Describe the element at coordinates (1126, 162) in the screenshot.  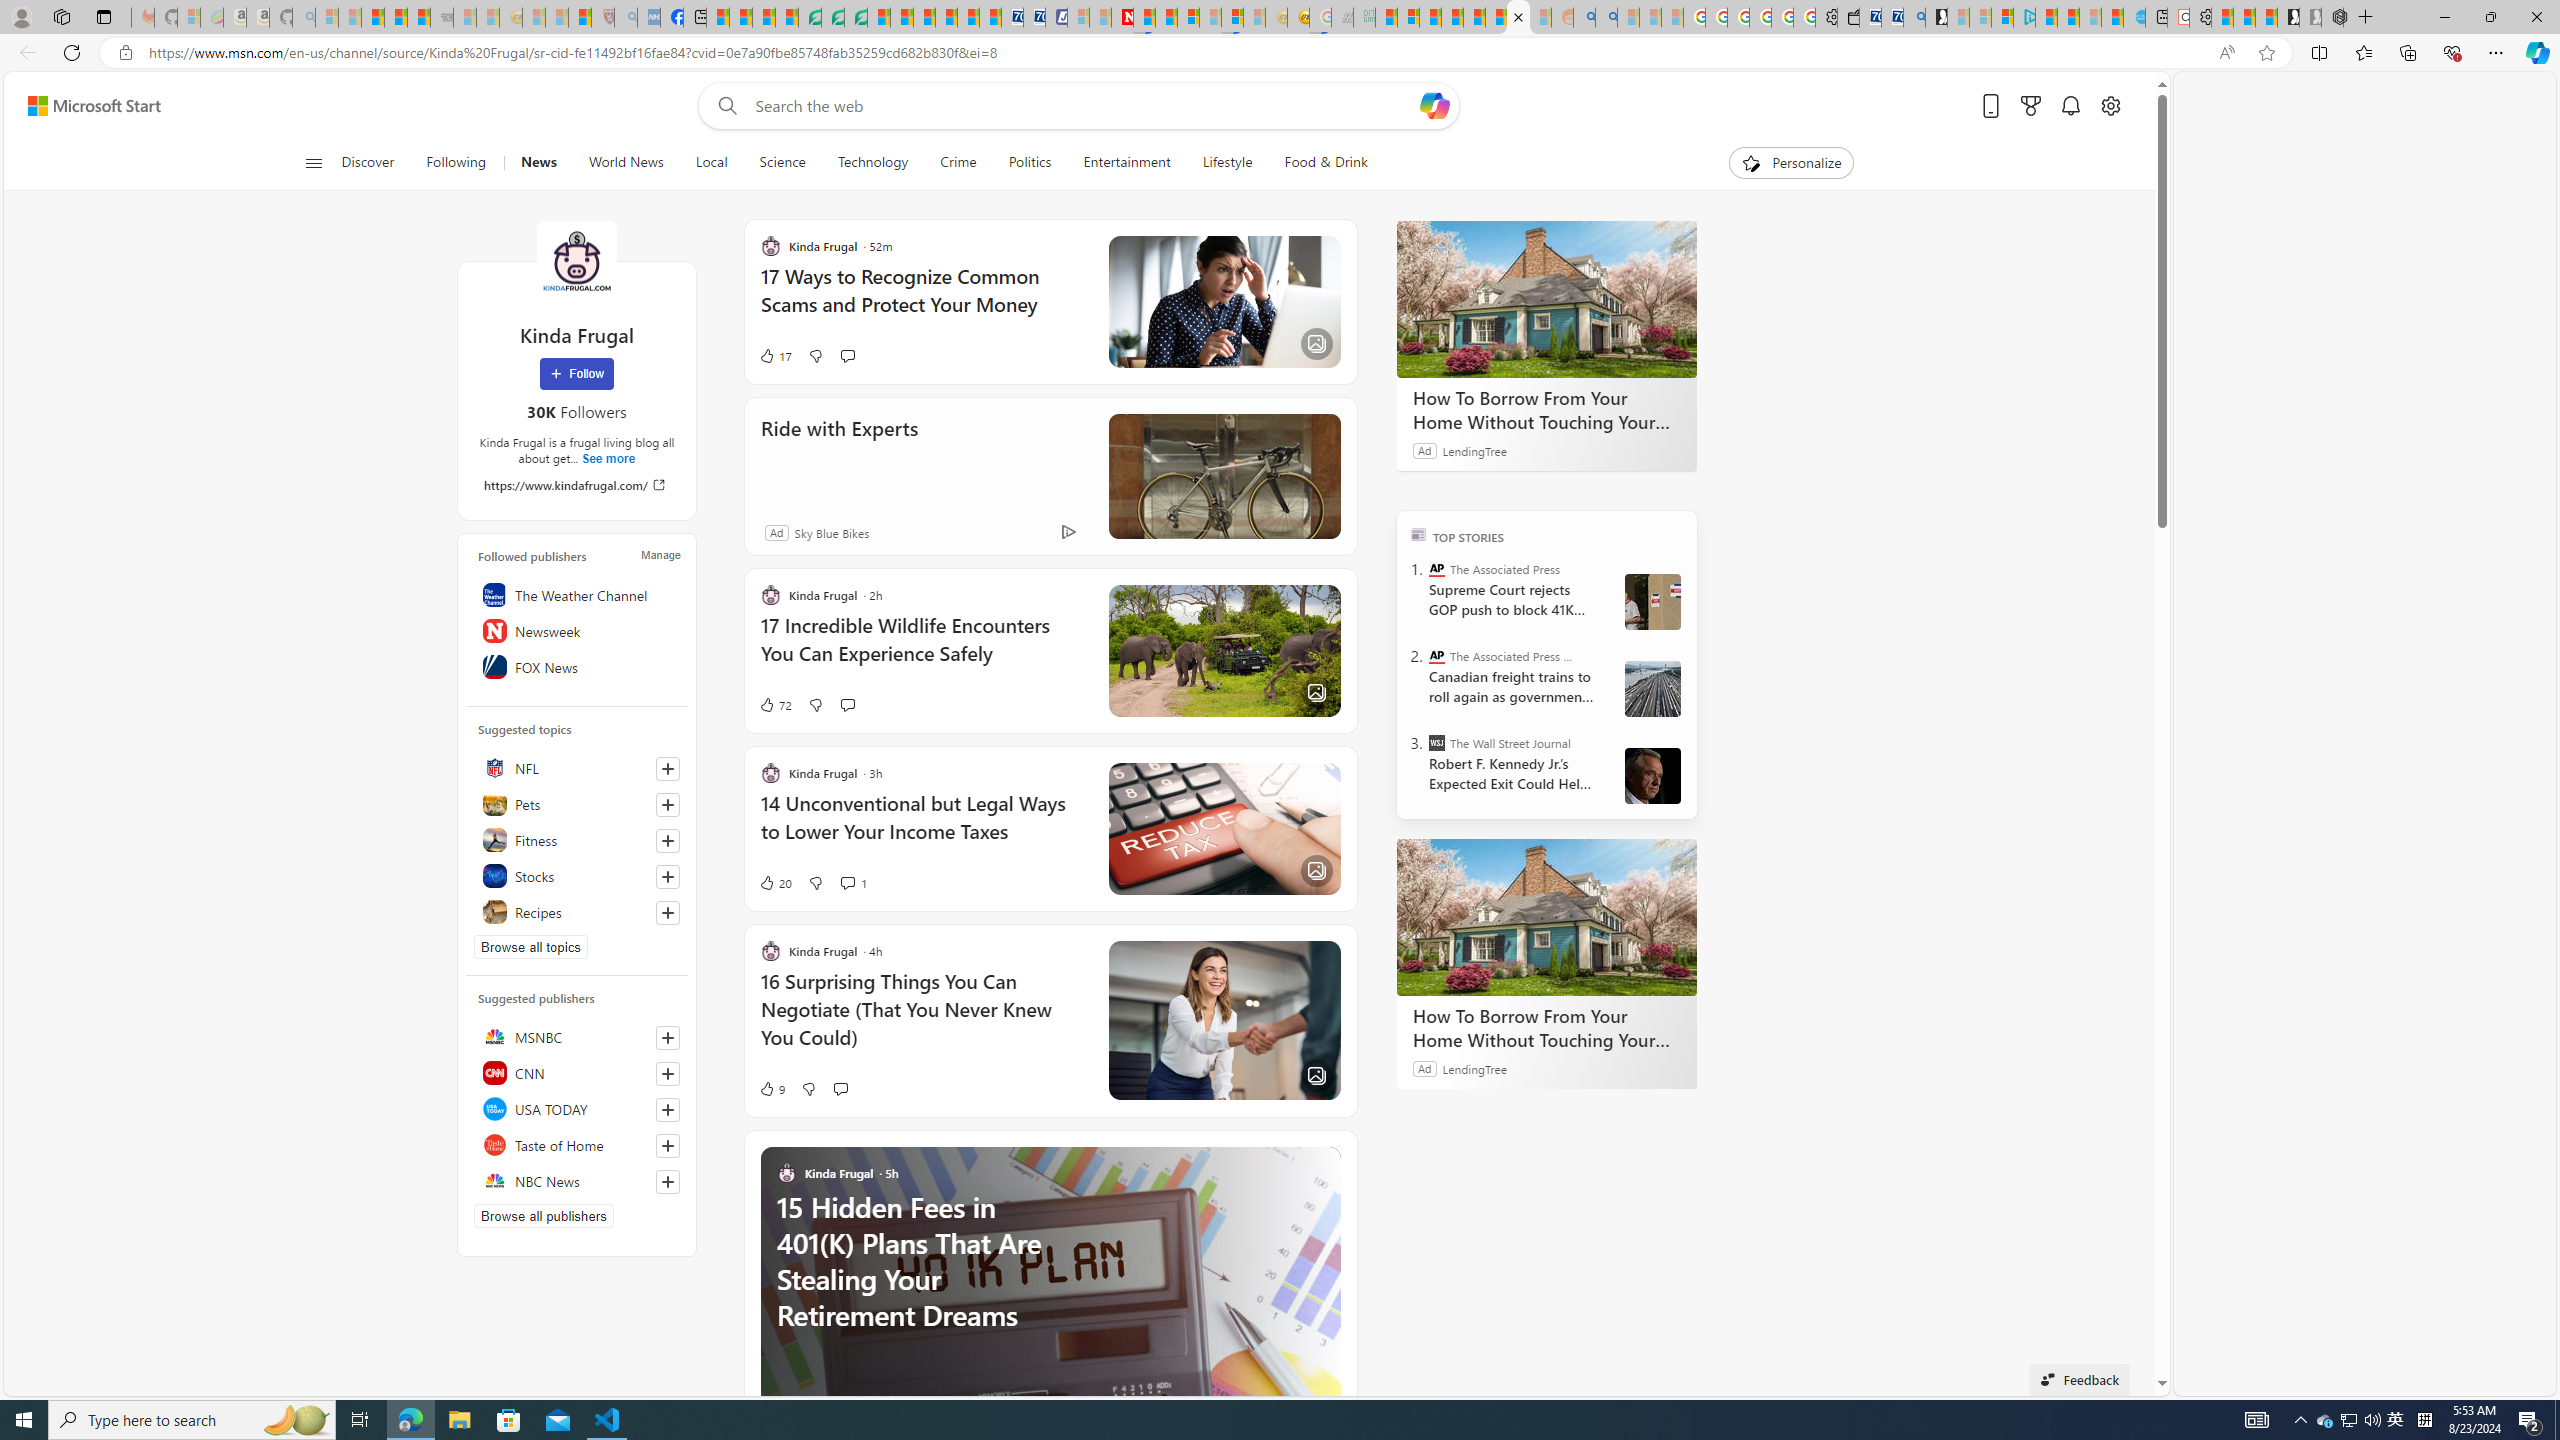
I see `'Entertainment'` at that location.